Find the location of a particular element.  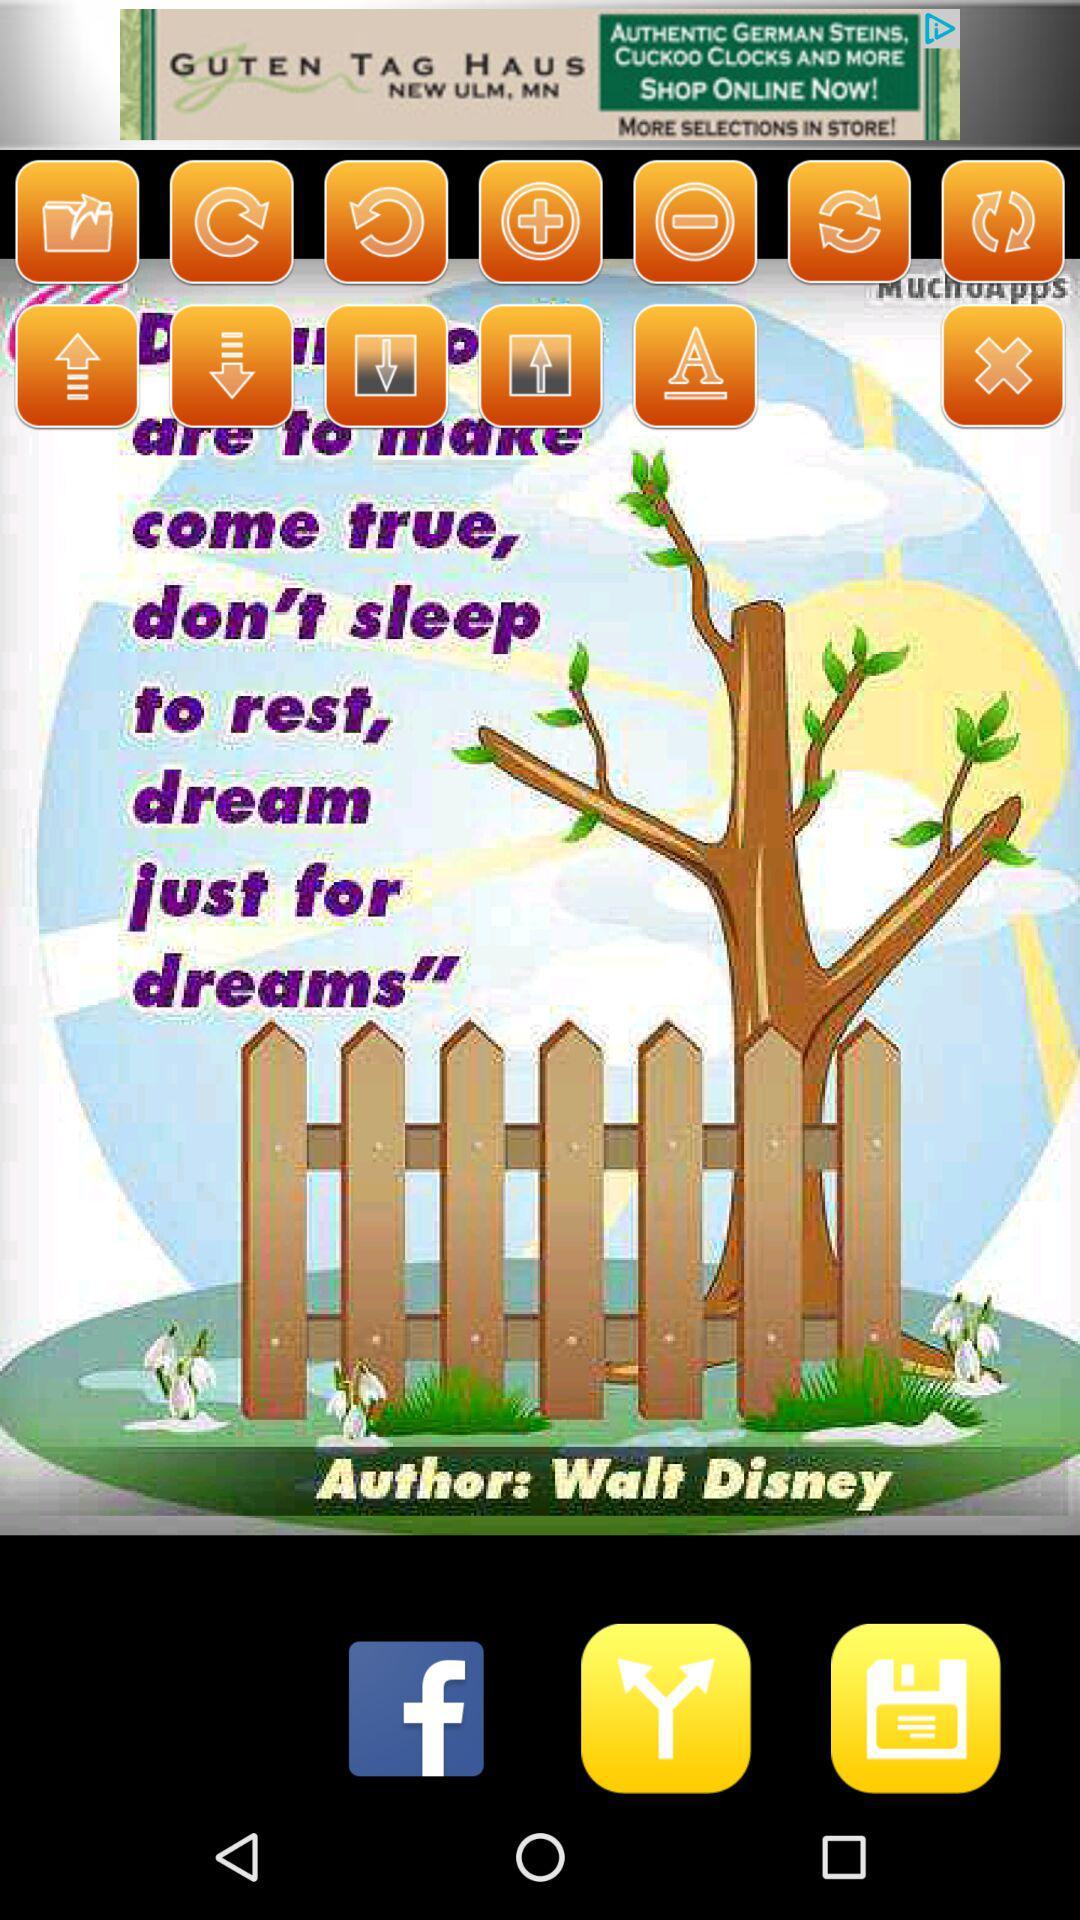

the facebook icon is located at coordinates (415, 1828).